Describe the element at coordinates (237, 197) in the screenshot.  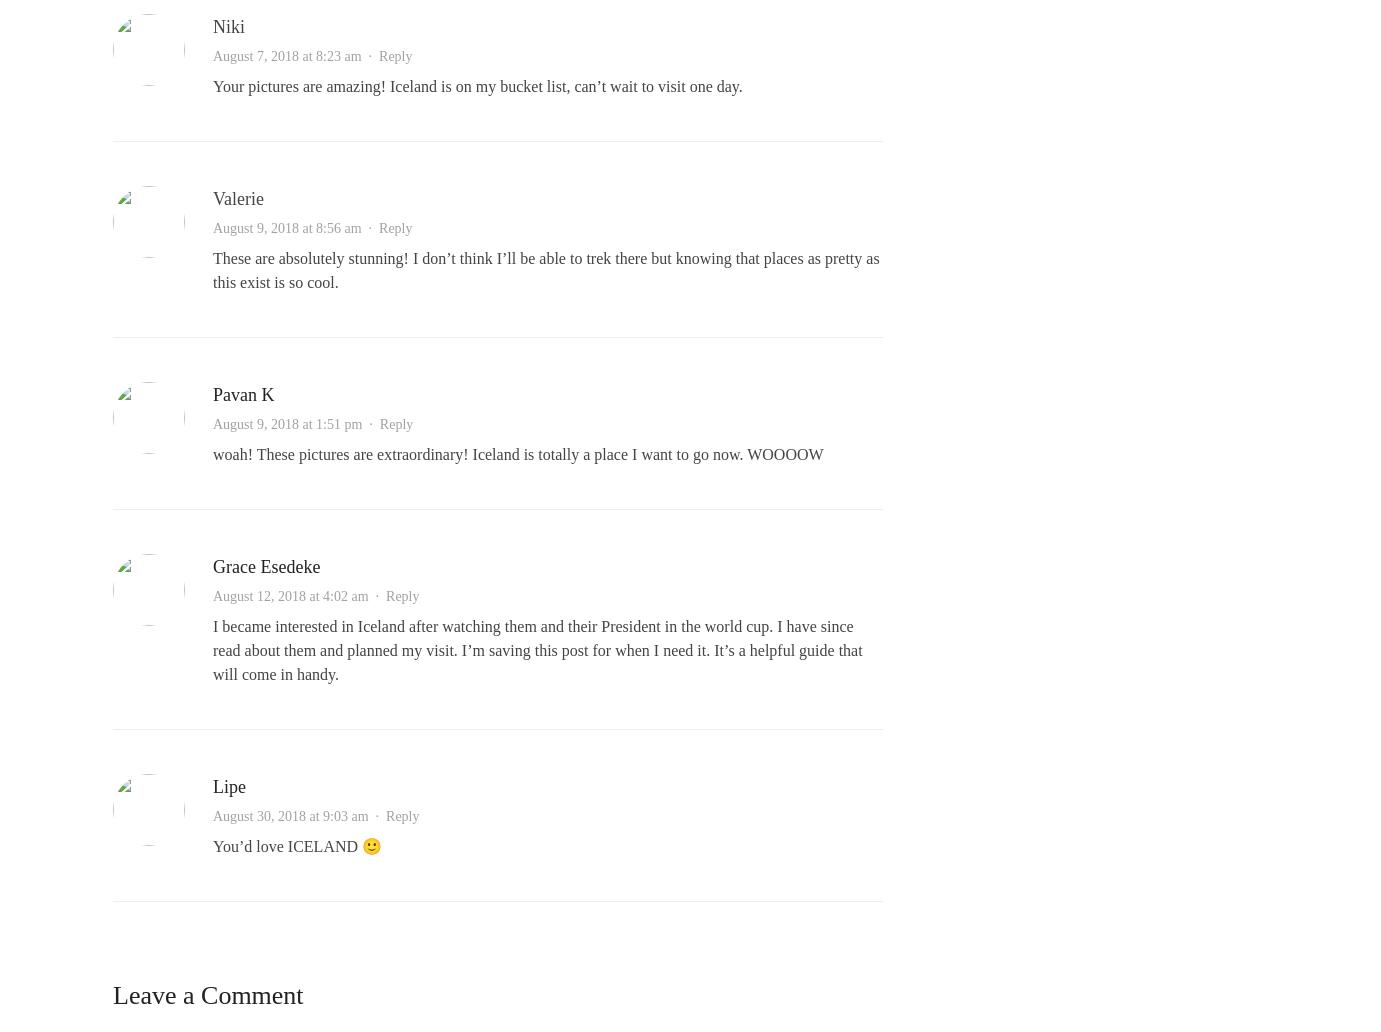
I see `'Valerie'` at that location.